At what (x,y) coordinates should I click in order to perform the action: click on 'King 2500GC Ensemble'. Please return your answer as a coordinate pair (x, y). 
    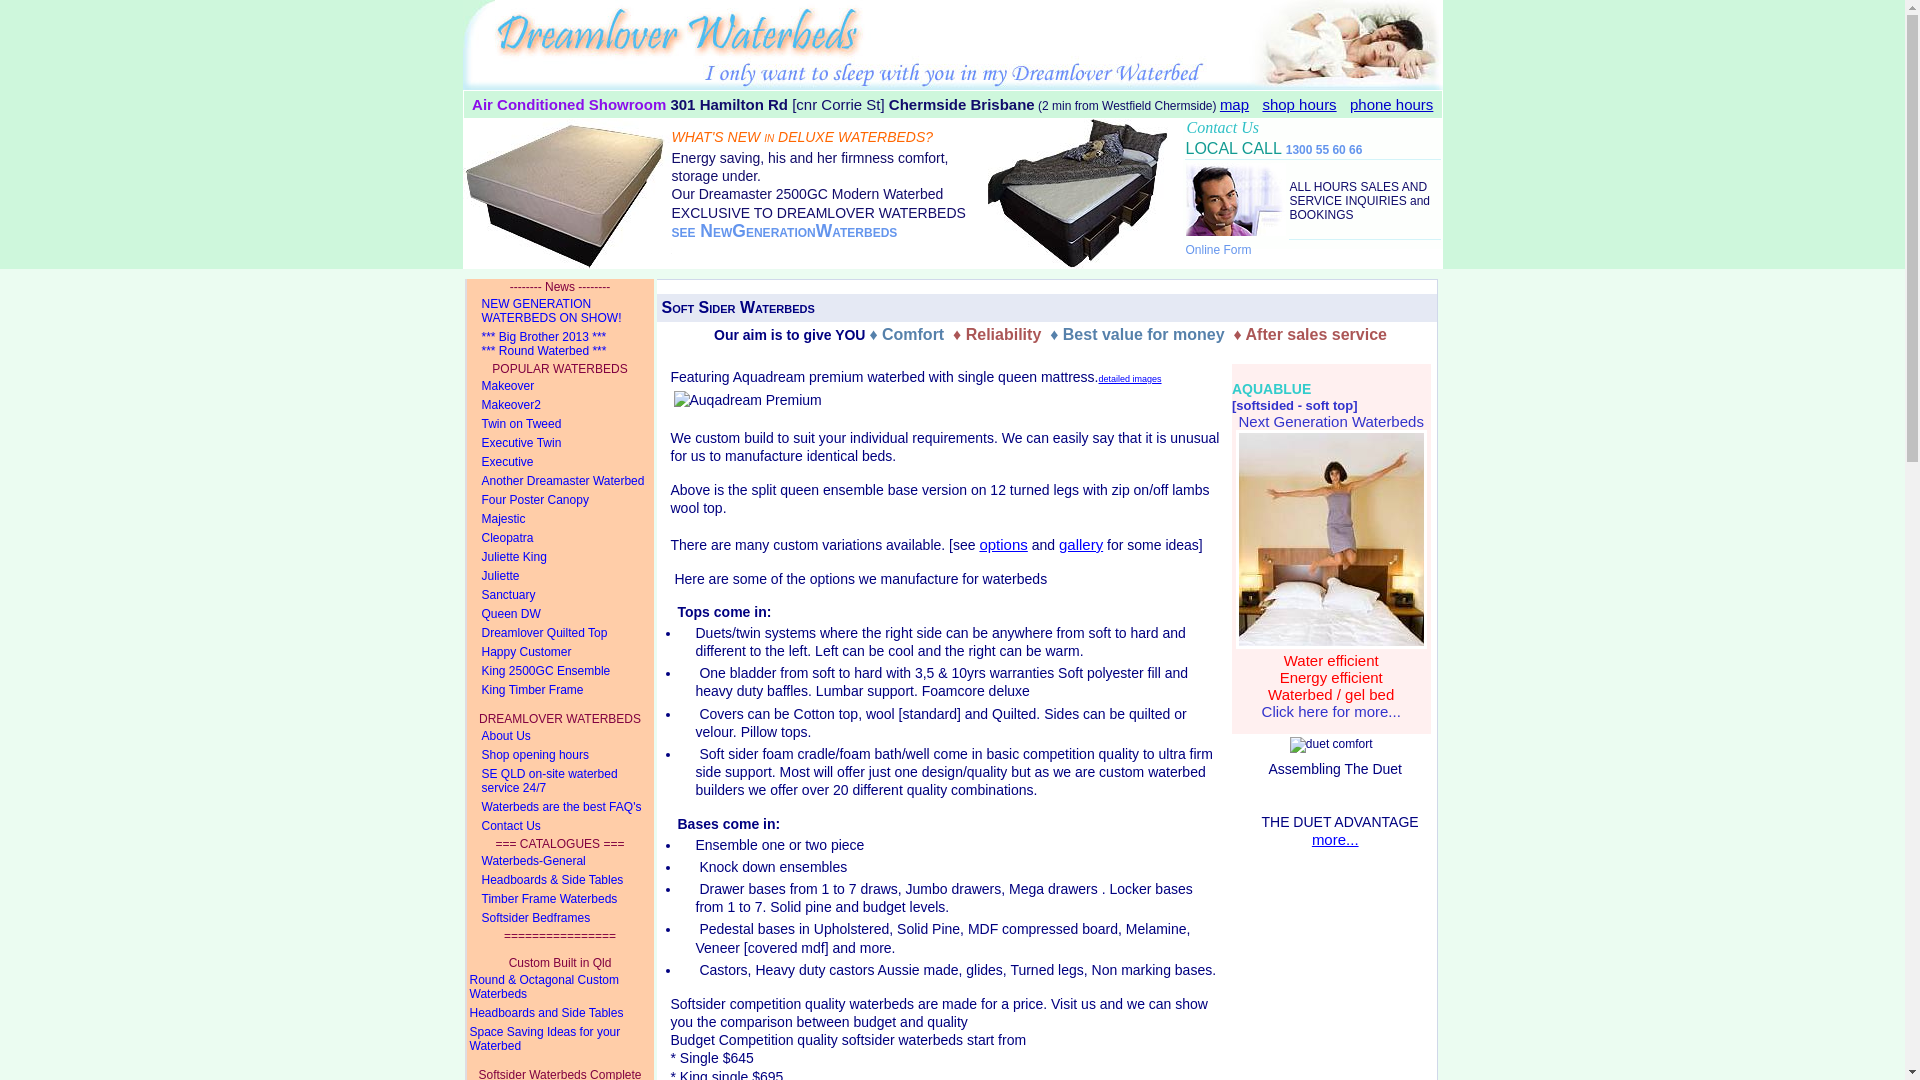
    Looking at the image, I should click on (464, 671).